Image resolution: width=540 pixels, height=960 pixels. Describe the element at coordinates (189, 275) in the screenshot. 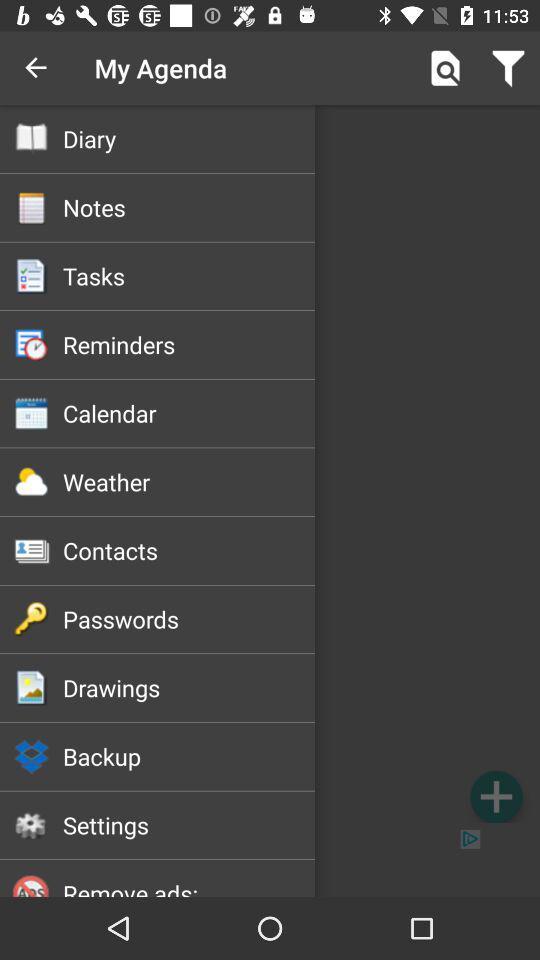

I see `the tasks item` at that location.